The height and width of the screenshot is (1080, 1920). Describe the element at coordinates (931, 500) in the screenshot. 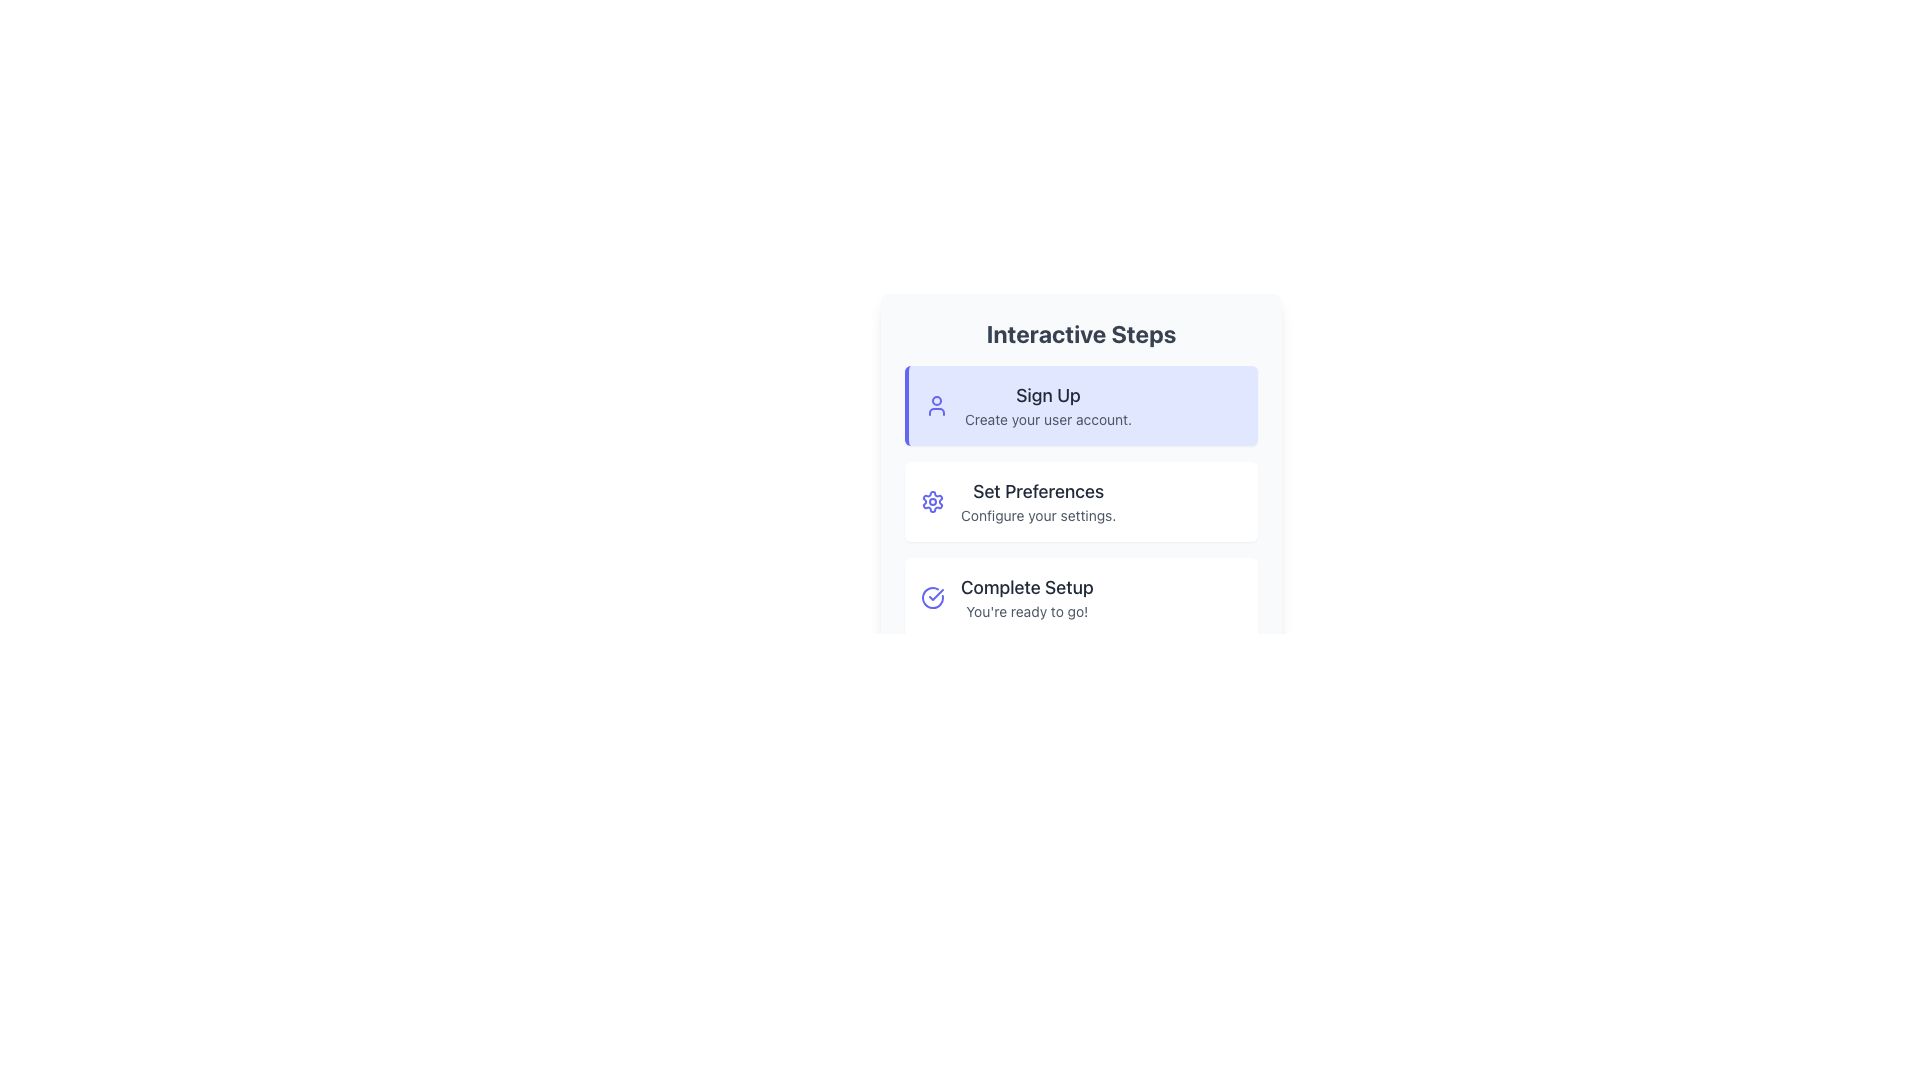

I see `the gear-like icon in indigo color, which is located on the left side of the card labeled 'Set Preferences', specifically aligned to the horizontal center of the card` at that location.